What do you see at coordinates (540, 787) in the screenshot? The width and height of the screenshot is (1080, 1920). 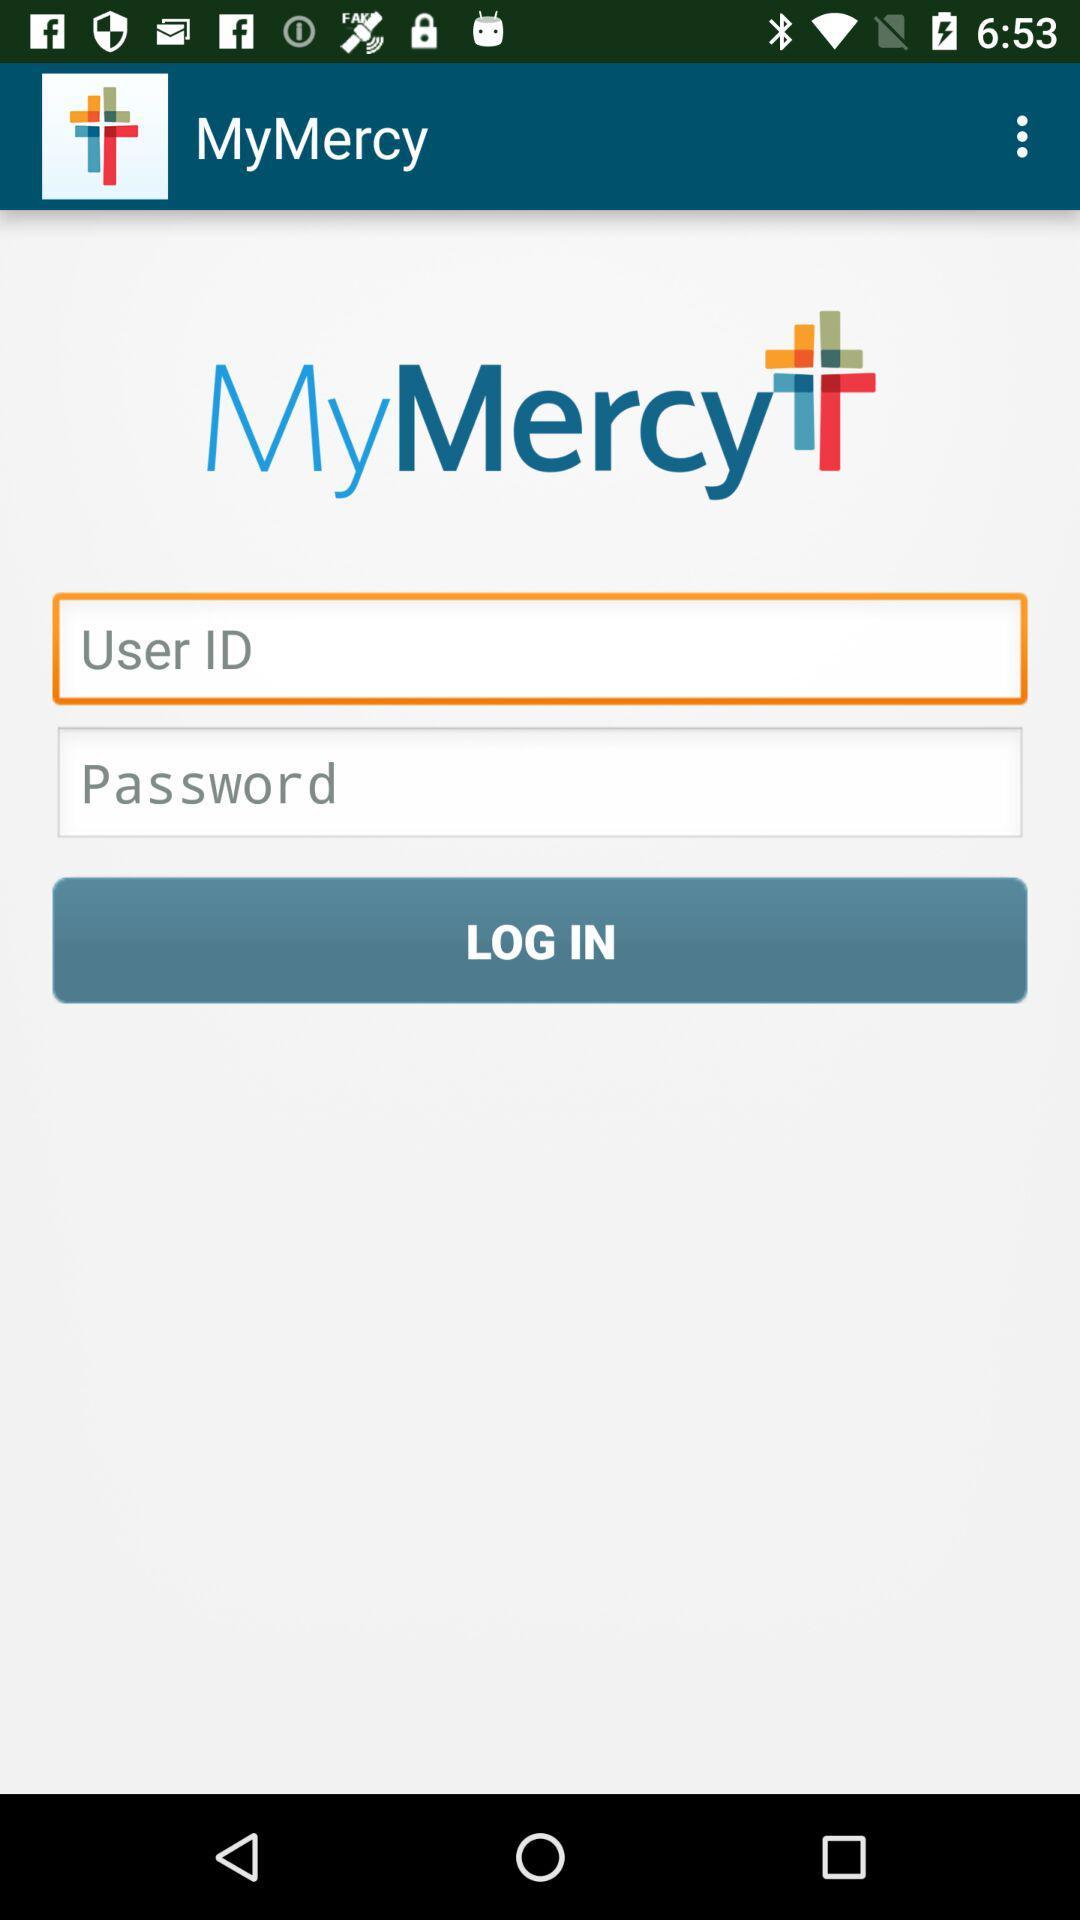 I see `password` at bounding box center [540, 787].